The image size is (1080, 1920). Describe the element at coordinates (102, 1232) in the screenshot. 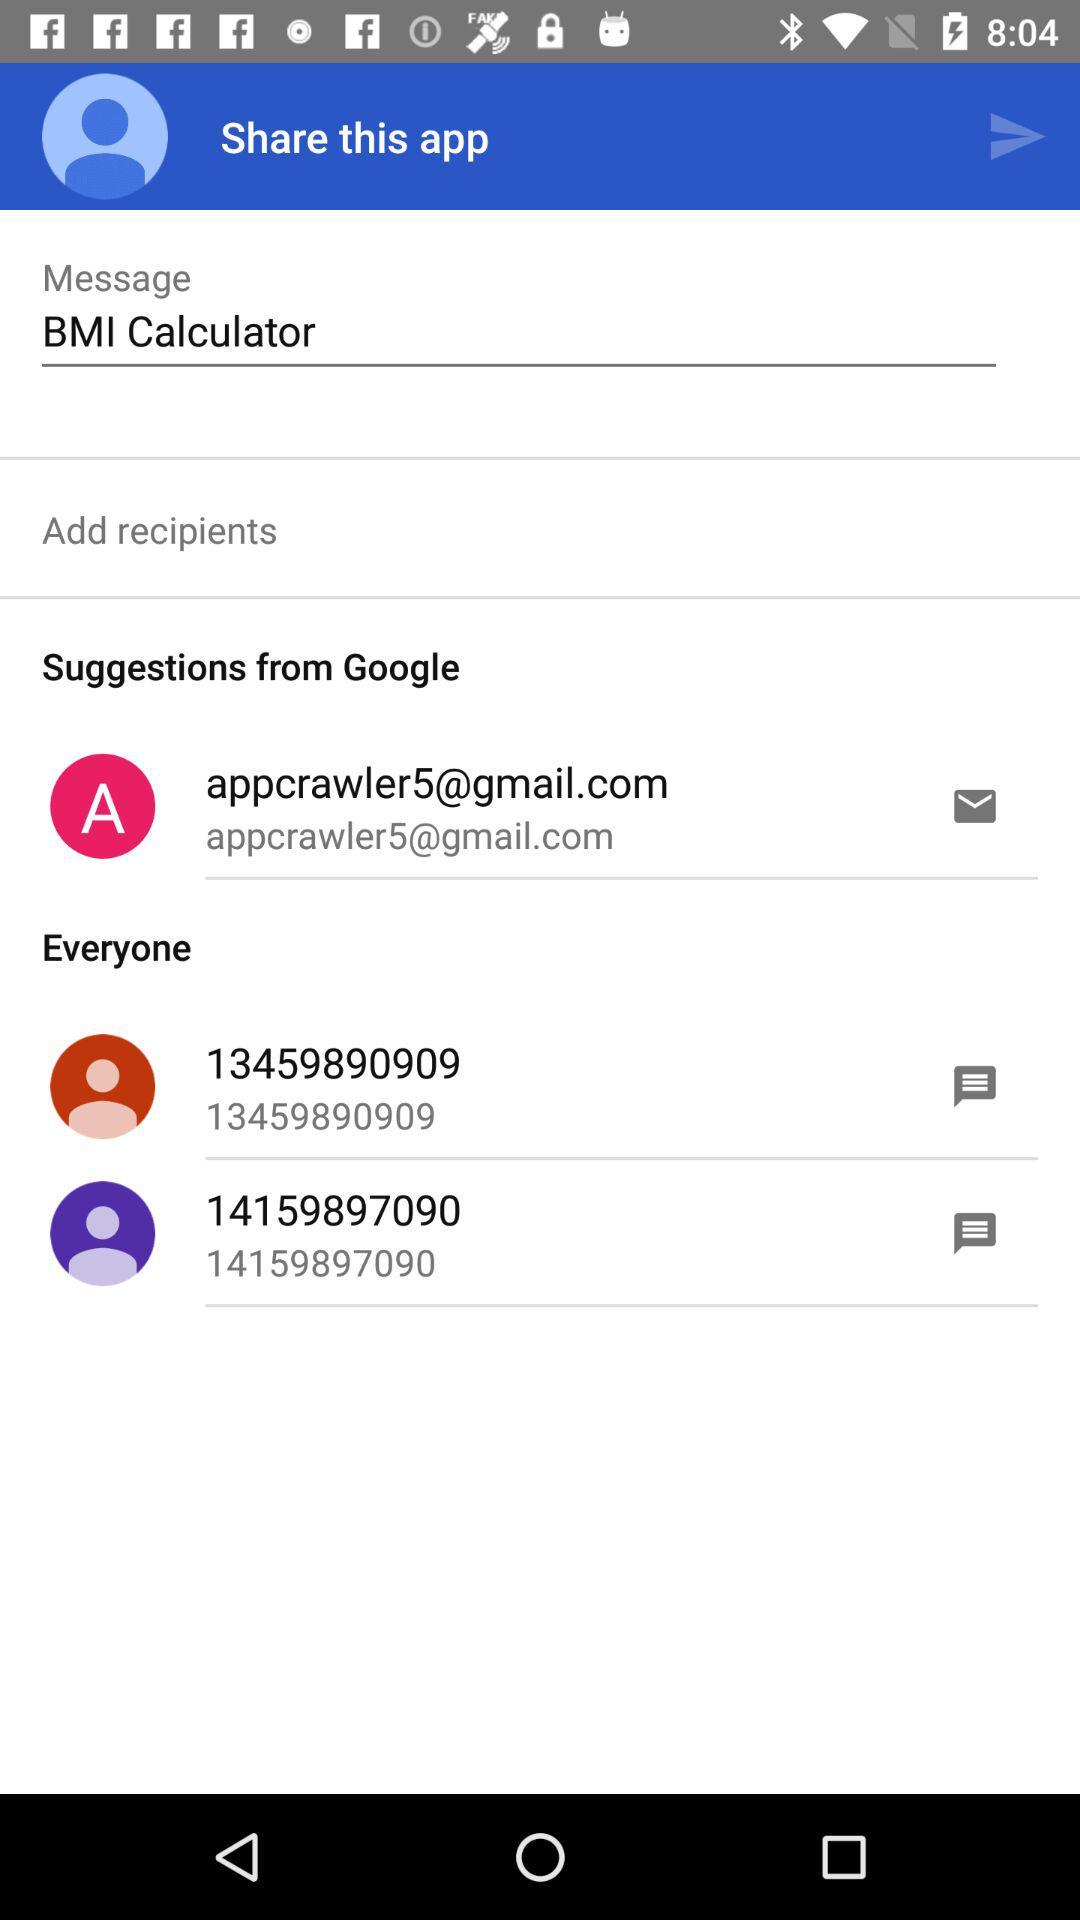

I see `the last profile photo` at that location.